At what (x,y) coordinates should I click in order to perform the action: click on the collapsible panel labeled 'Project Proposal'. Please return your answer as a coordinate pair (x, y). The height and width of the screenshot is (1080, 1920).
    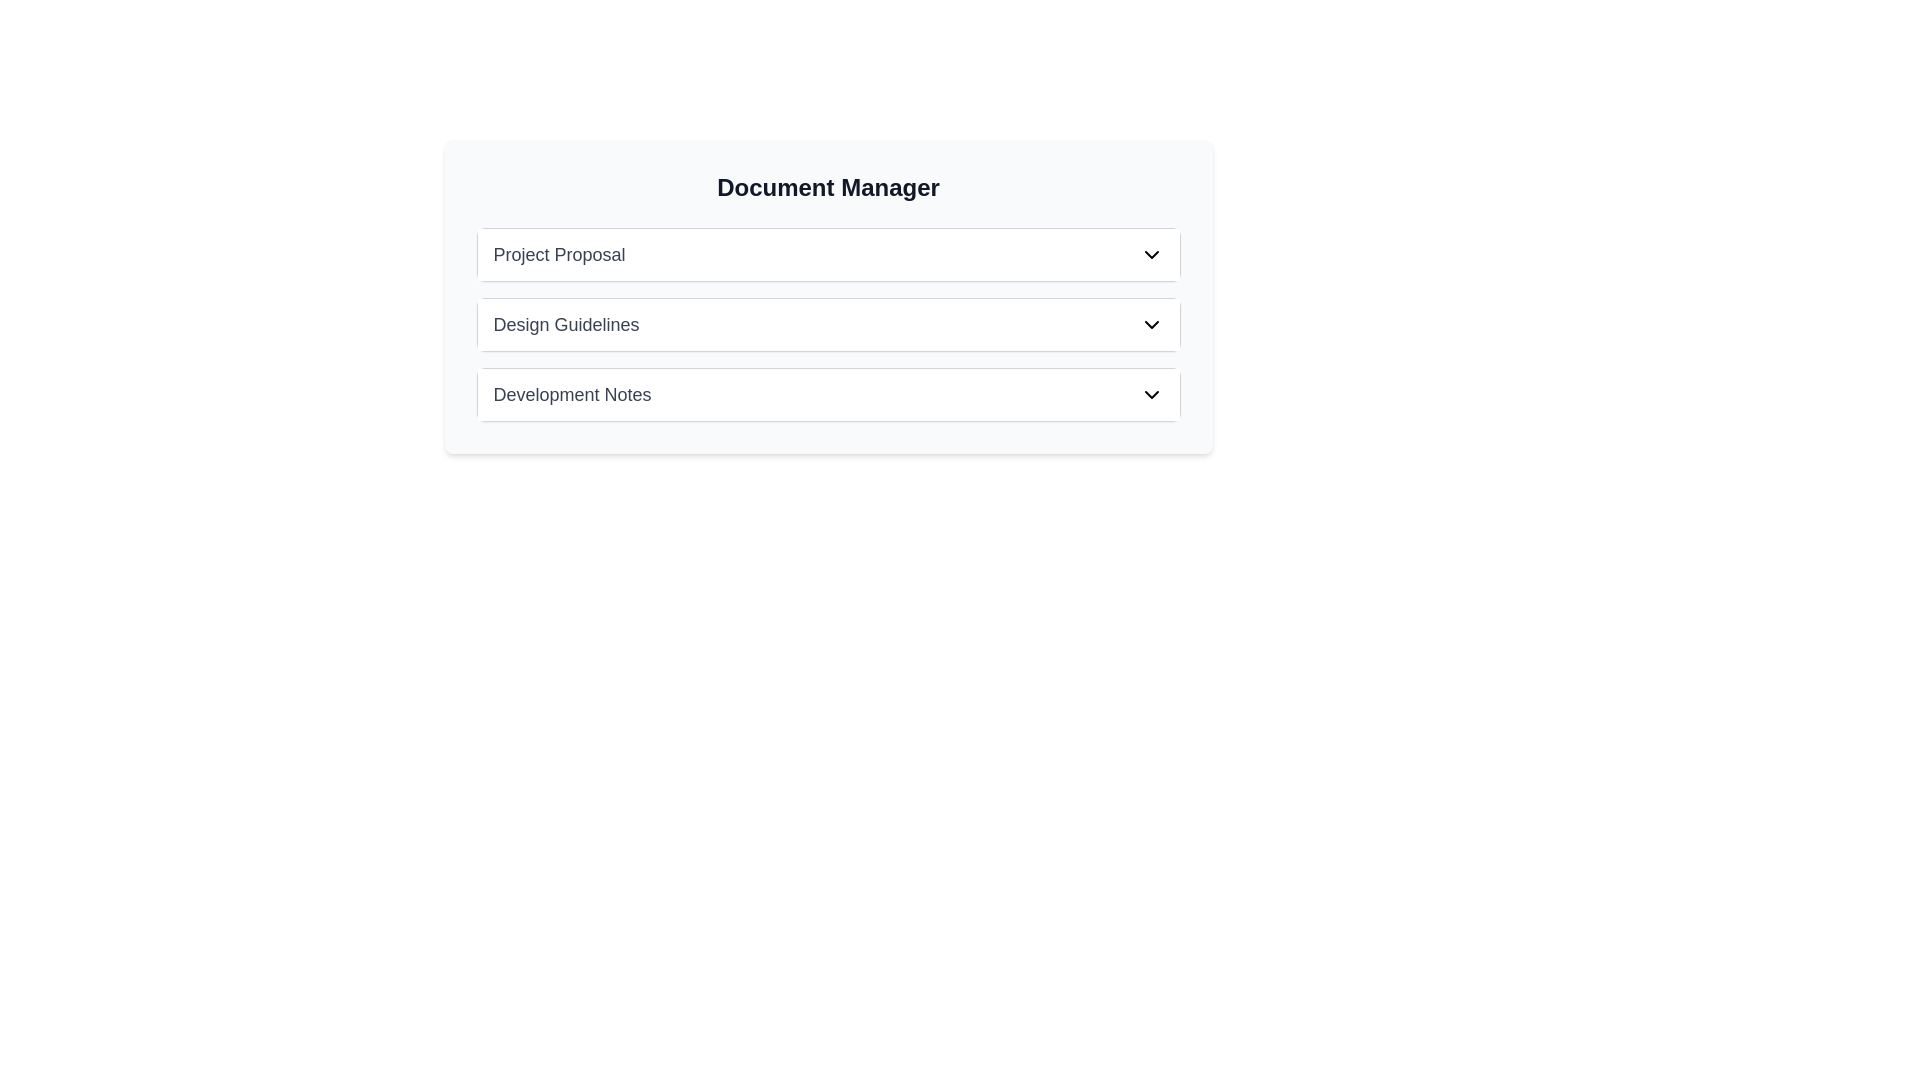
    Looking at the image, I should click on (828, 253).